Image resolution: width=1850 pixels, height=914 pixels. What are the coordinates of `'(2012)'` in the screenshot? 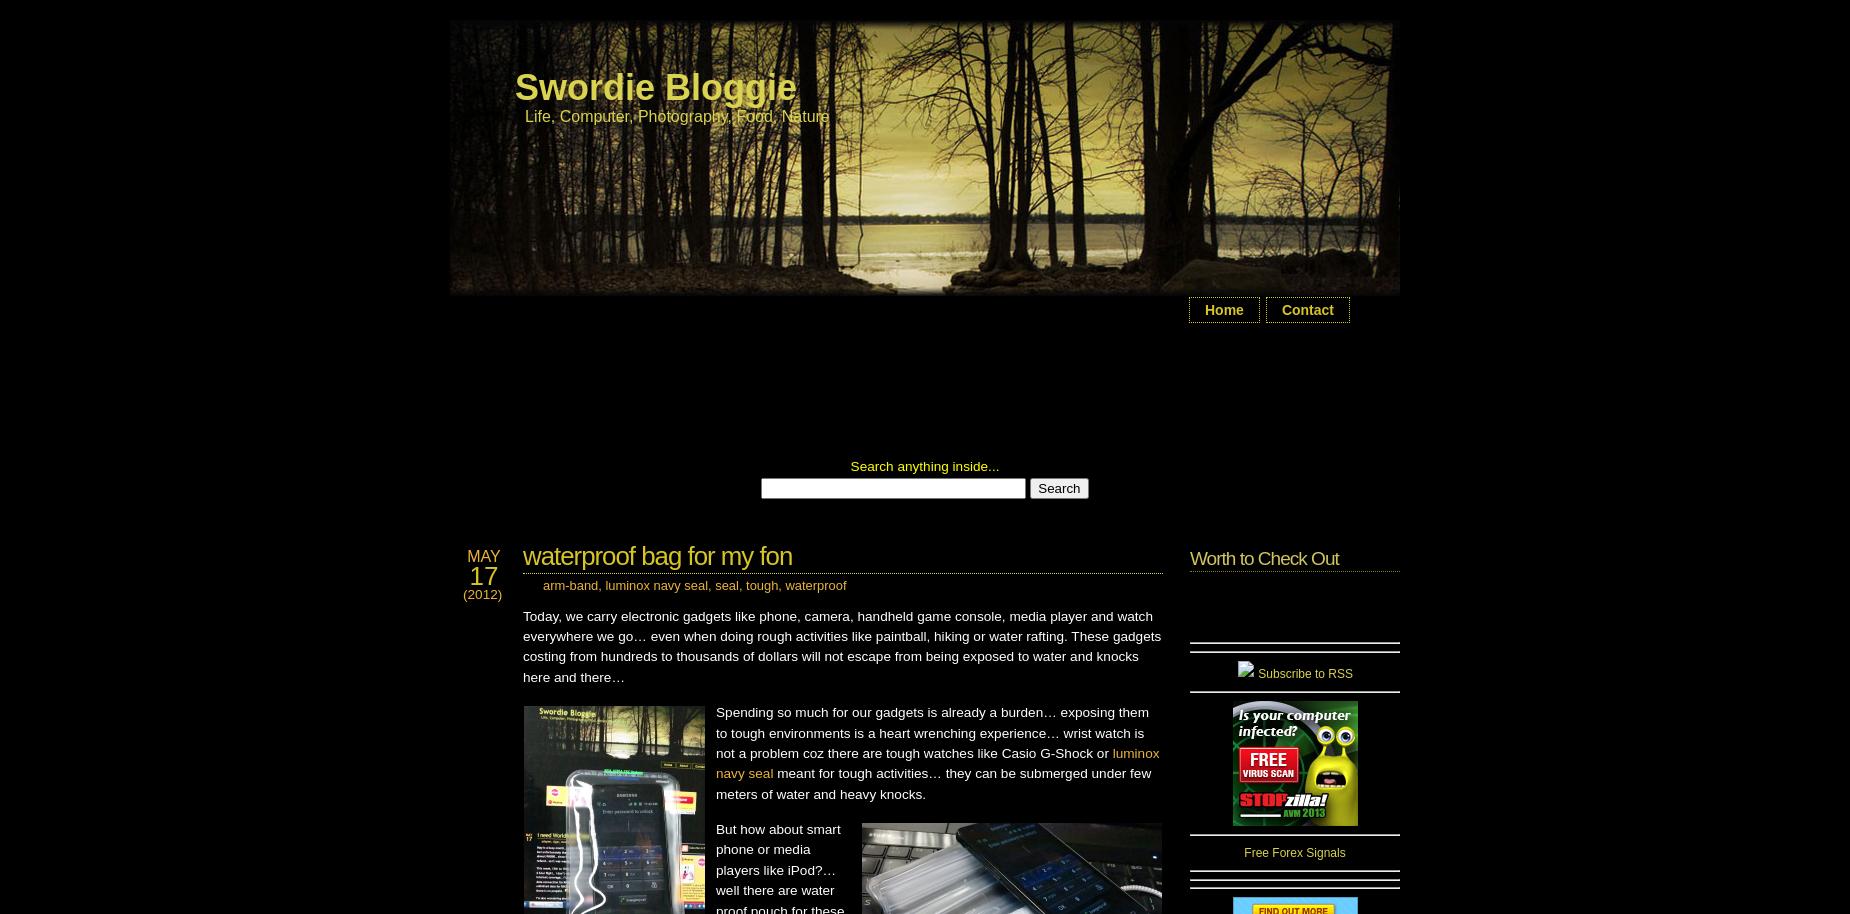 It's located at (482, 594).